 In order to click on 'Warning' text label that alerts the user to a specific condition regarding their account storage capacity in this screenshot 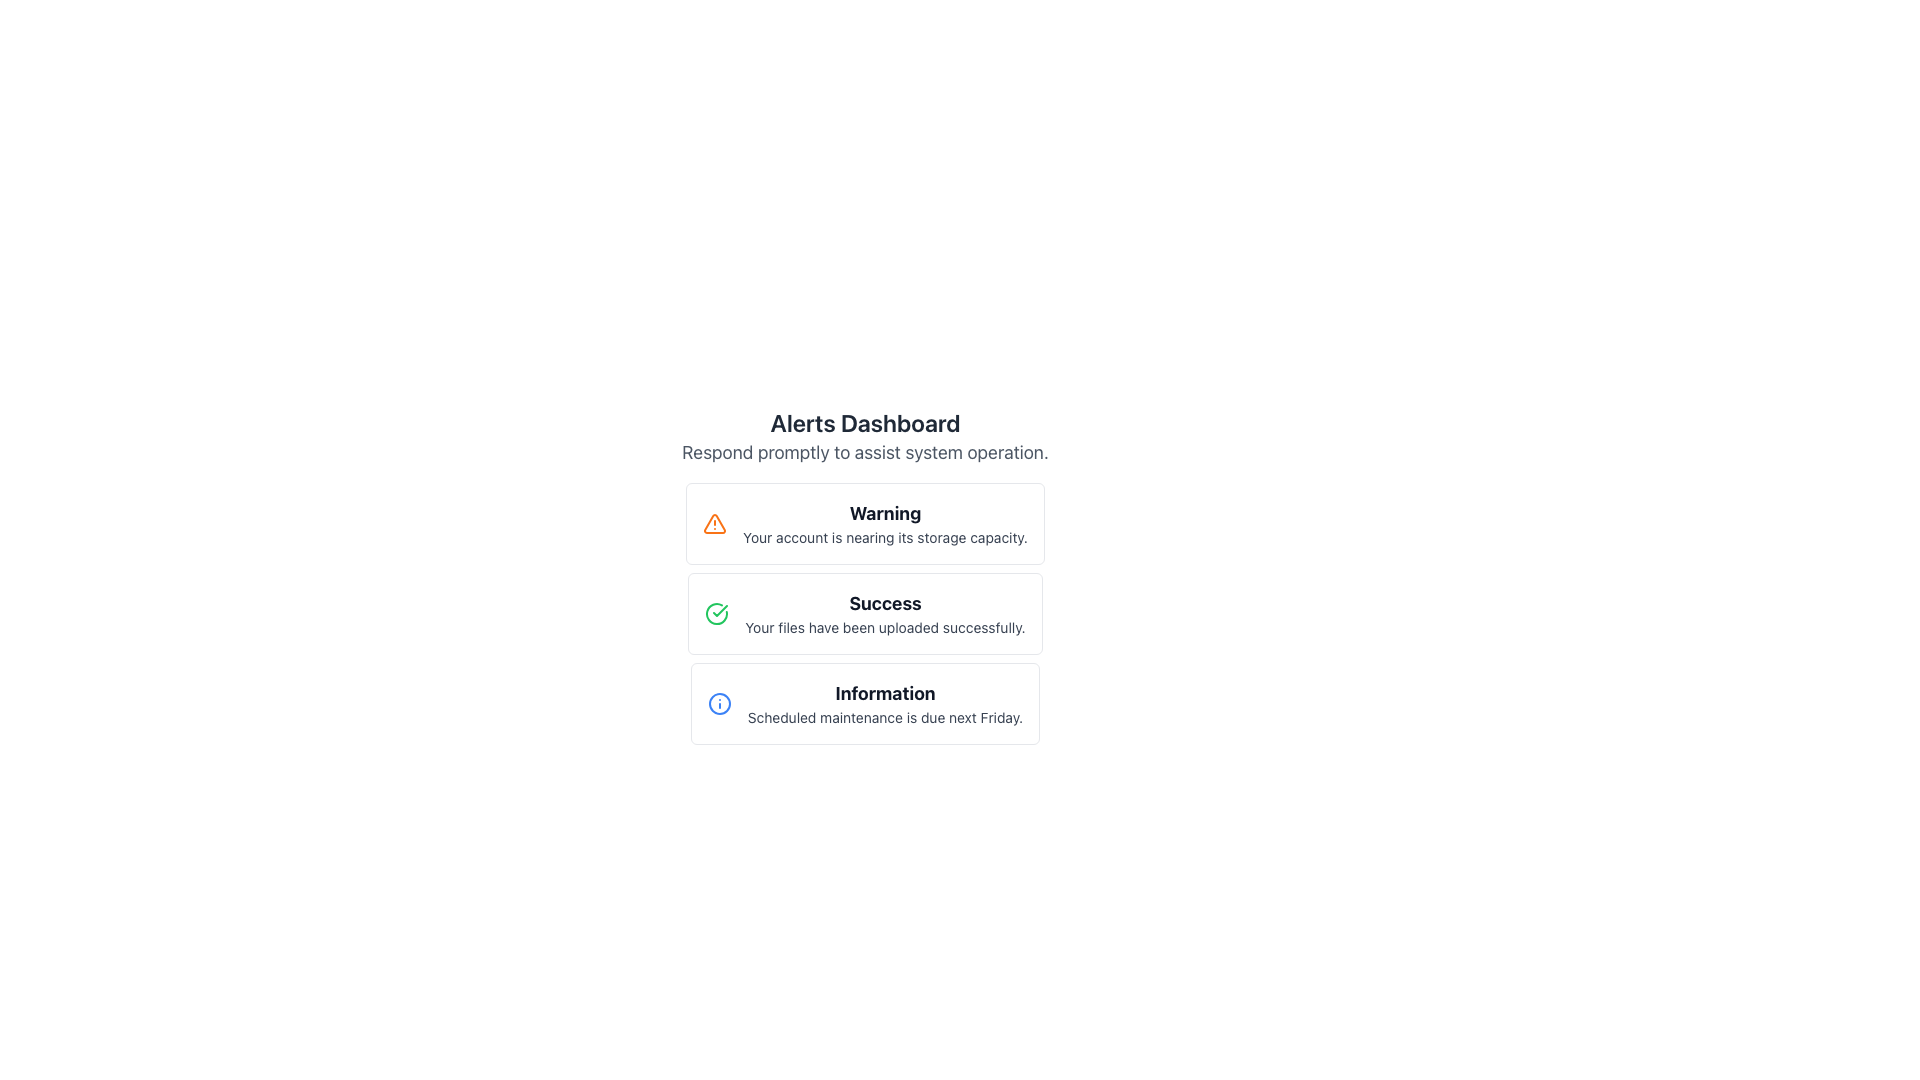, I will do `click(884, 512)`.